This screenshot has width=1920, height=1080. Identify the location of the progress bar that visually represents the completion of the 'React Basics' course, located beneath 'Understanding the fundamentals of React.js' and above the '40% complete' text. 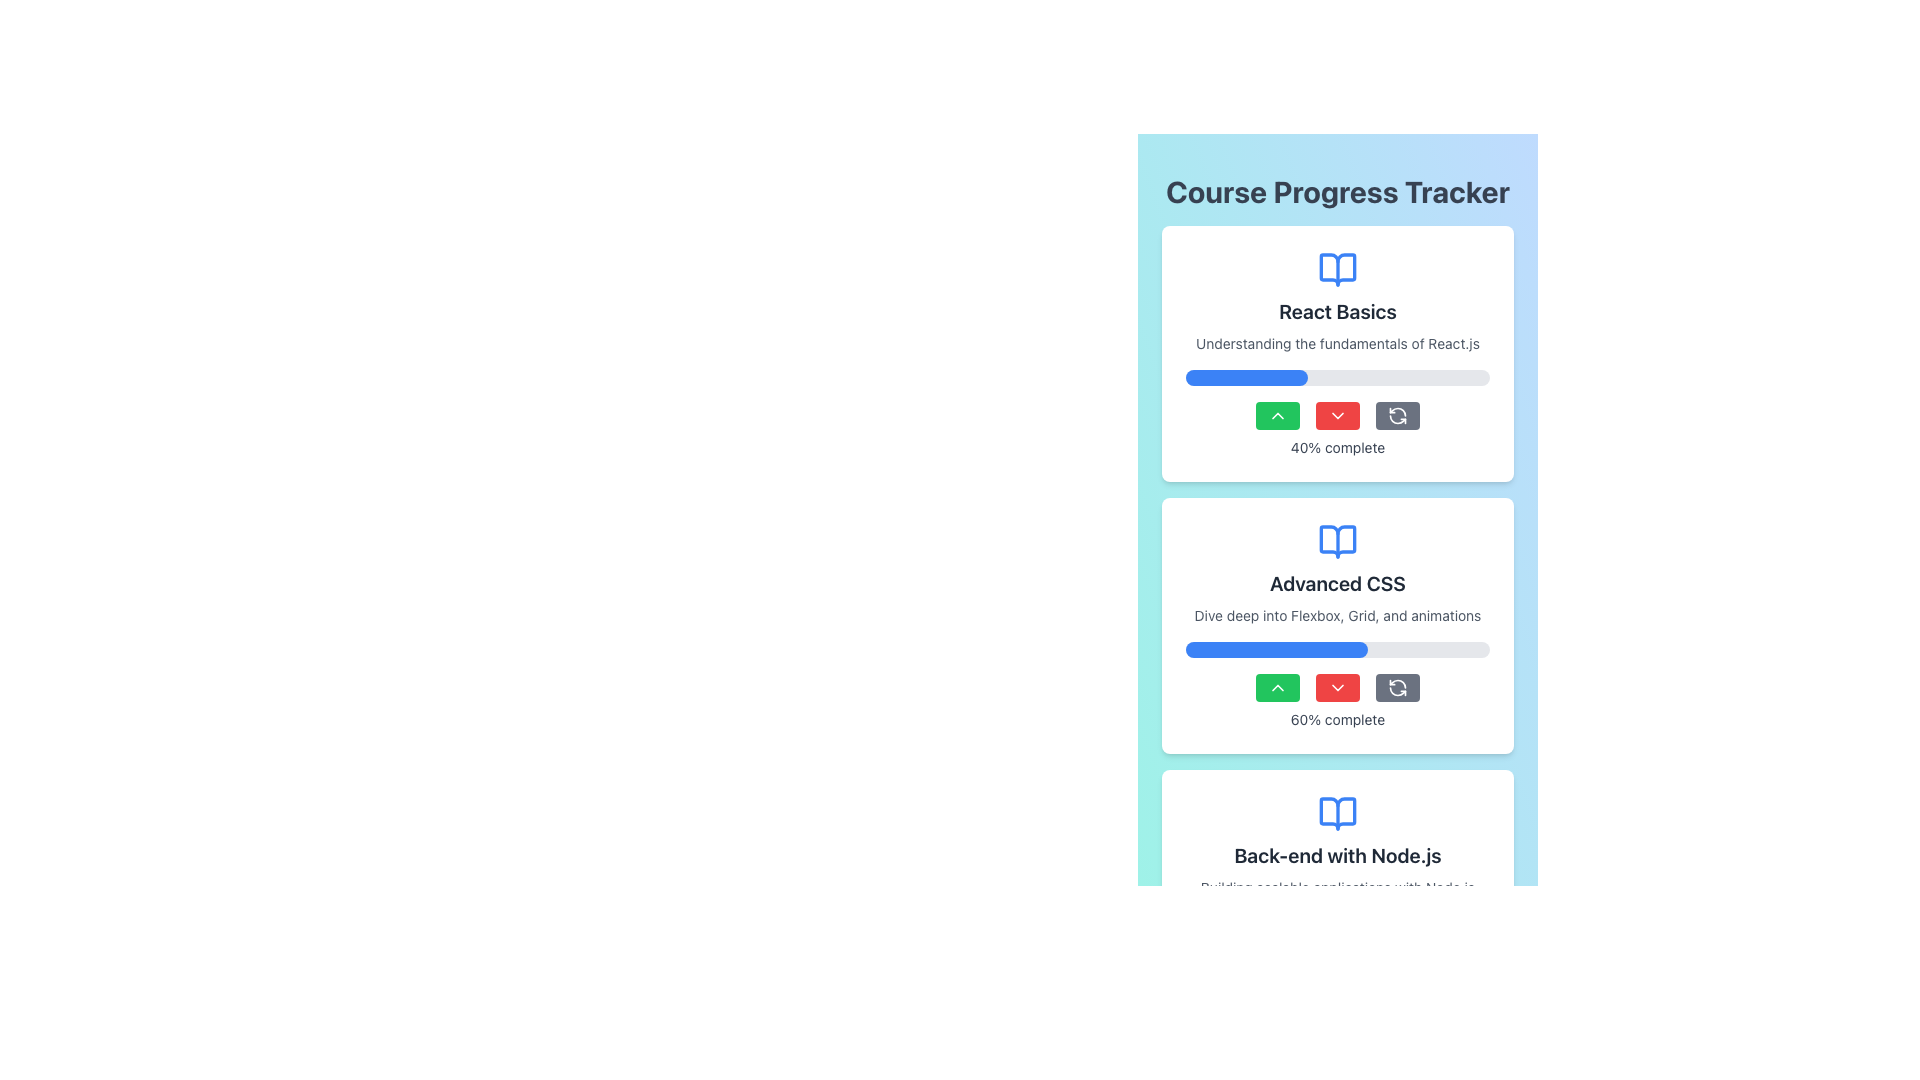
(1338, 378).